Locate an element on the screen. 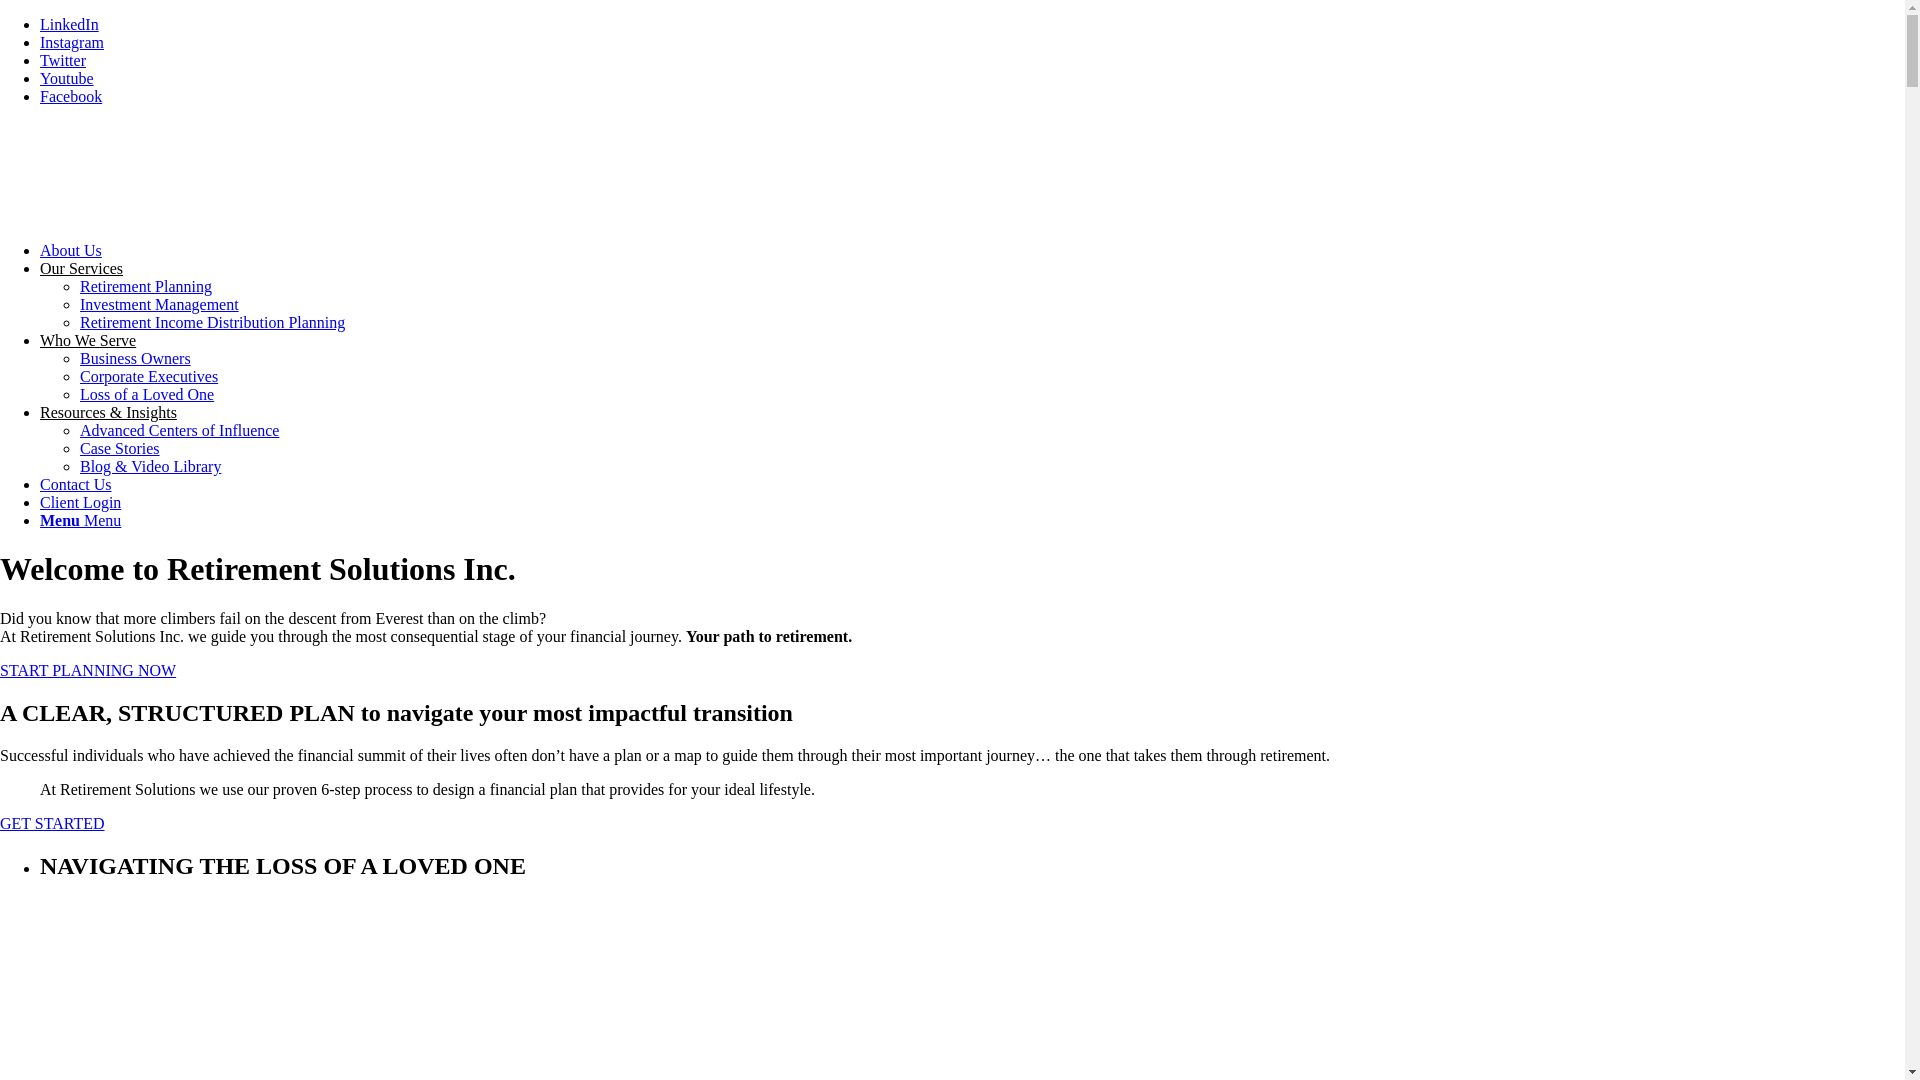 This screenshot has height=1080, width=1920. 'LinkedIn' is located at coordinates (69, 24).